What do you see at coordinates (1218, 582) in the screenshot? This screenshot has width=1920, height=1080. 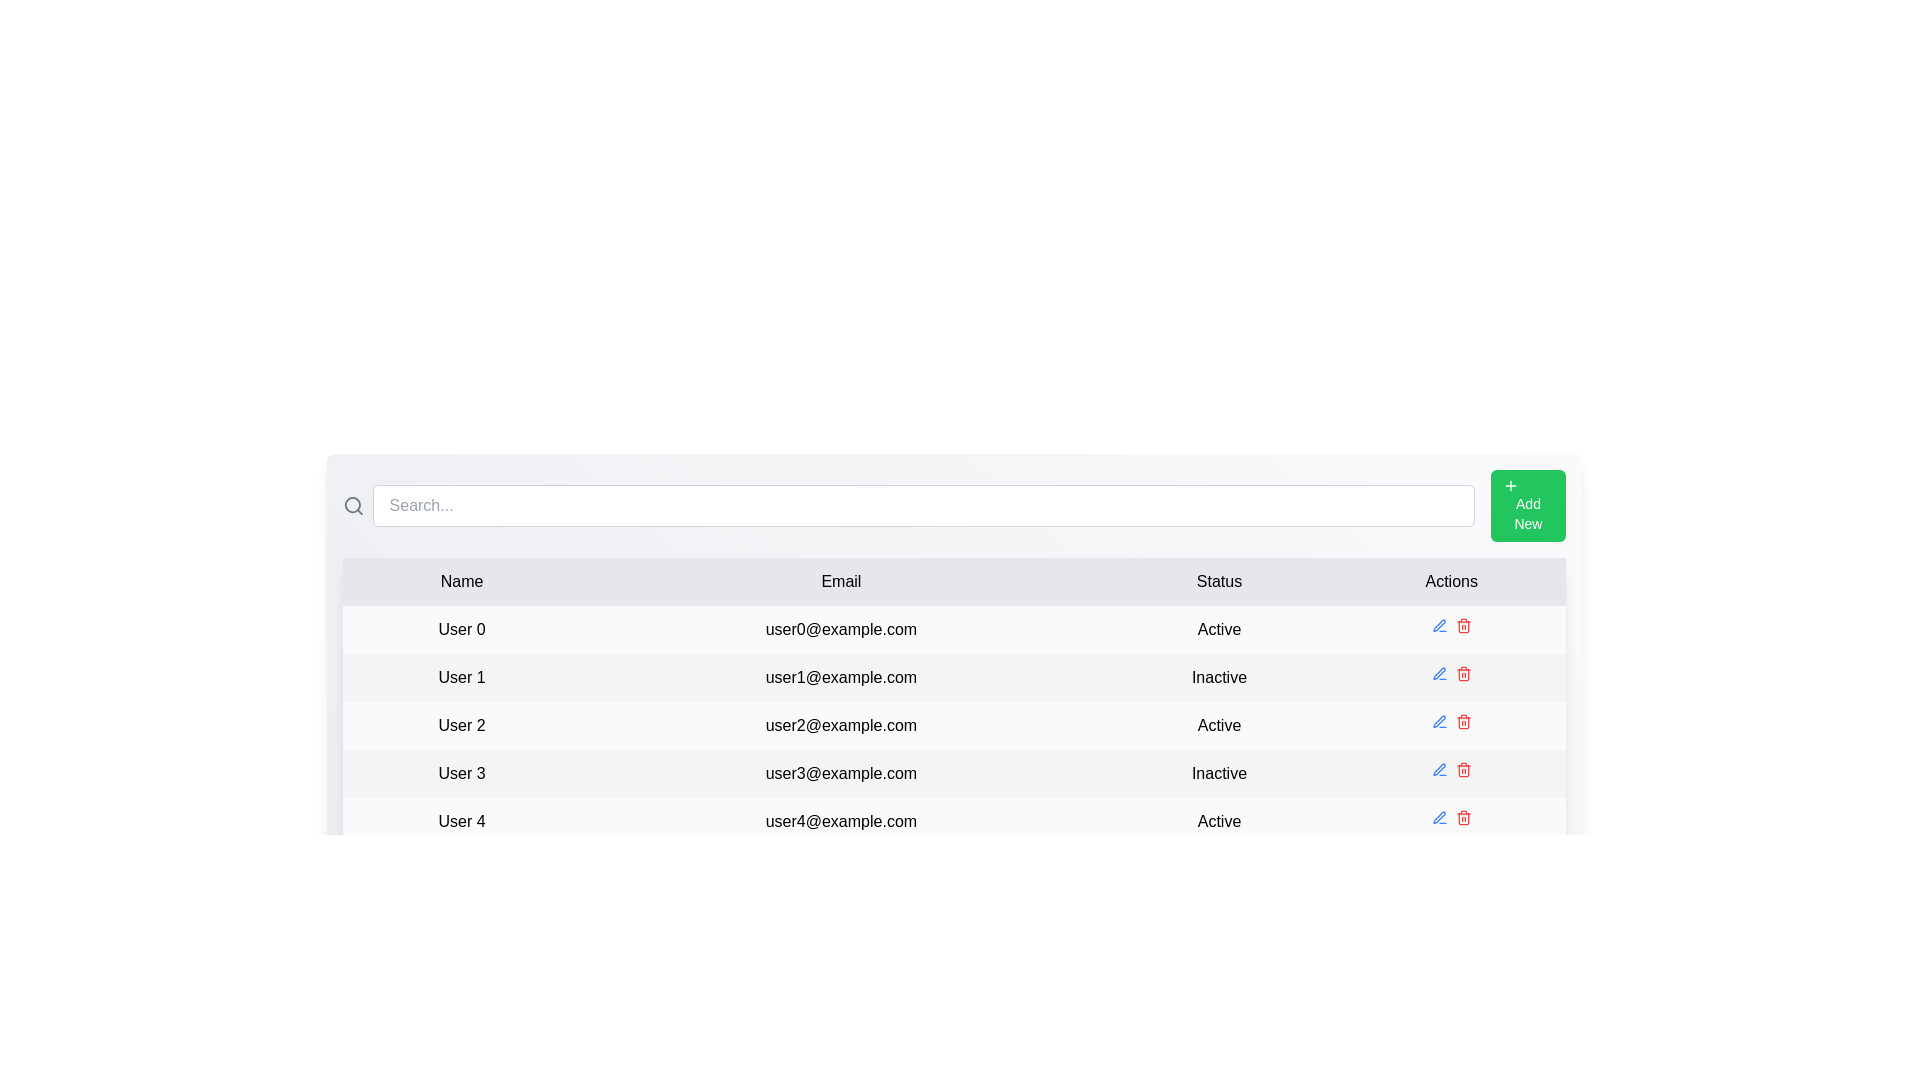 I see `the column header Status to inspect it` at bounding box center [1218, 582].